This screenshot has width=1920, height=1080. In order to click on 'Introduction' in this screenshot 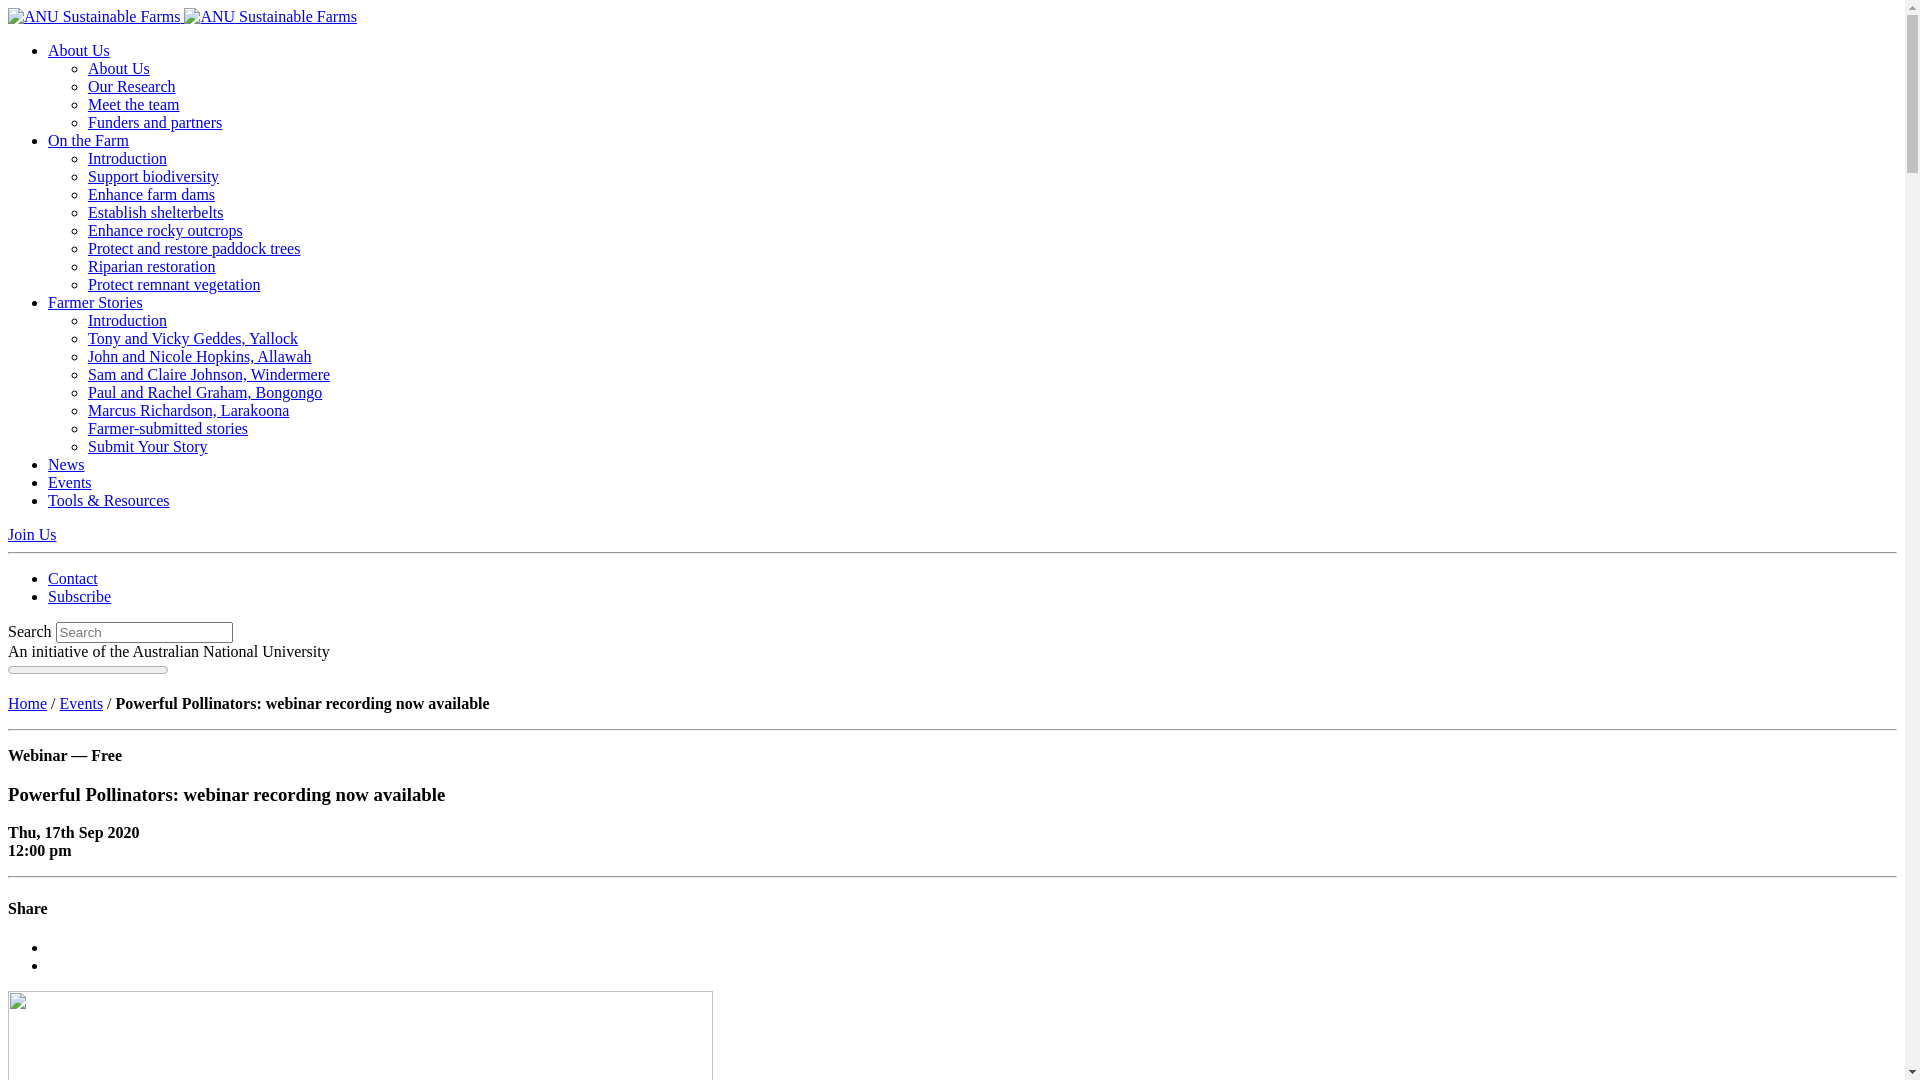, I will do `click(126, 319)`.